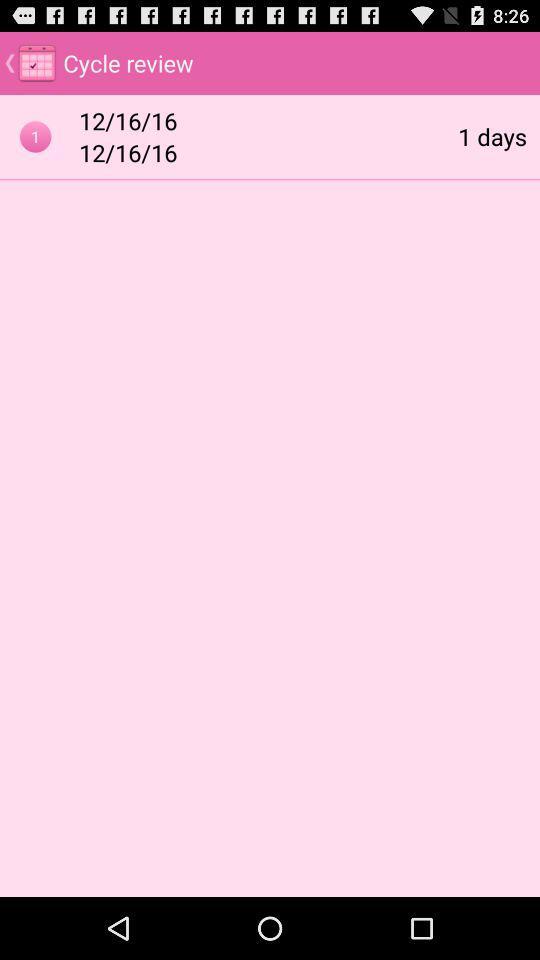 This screenshot has height=960, width=540. What do you see at coordinates (491, 135) in the screenshot?
I see `item next to the 12/16/16 icon` at bounding box center [491, 135].